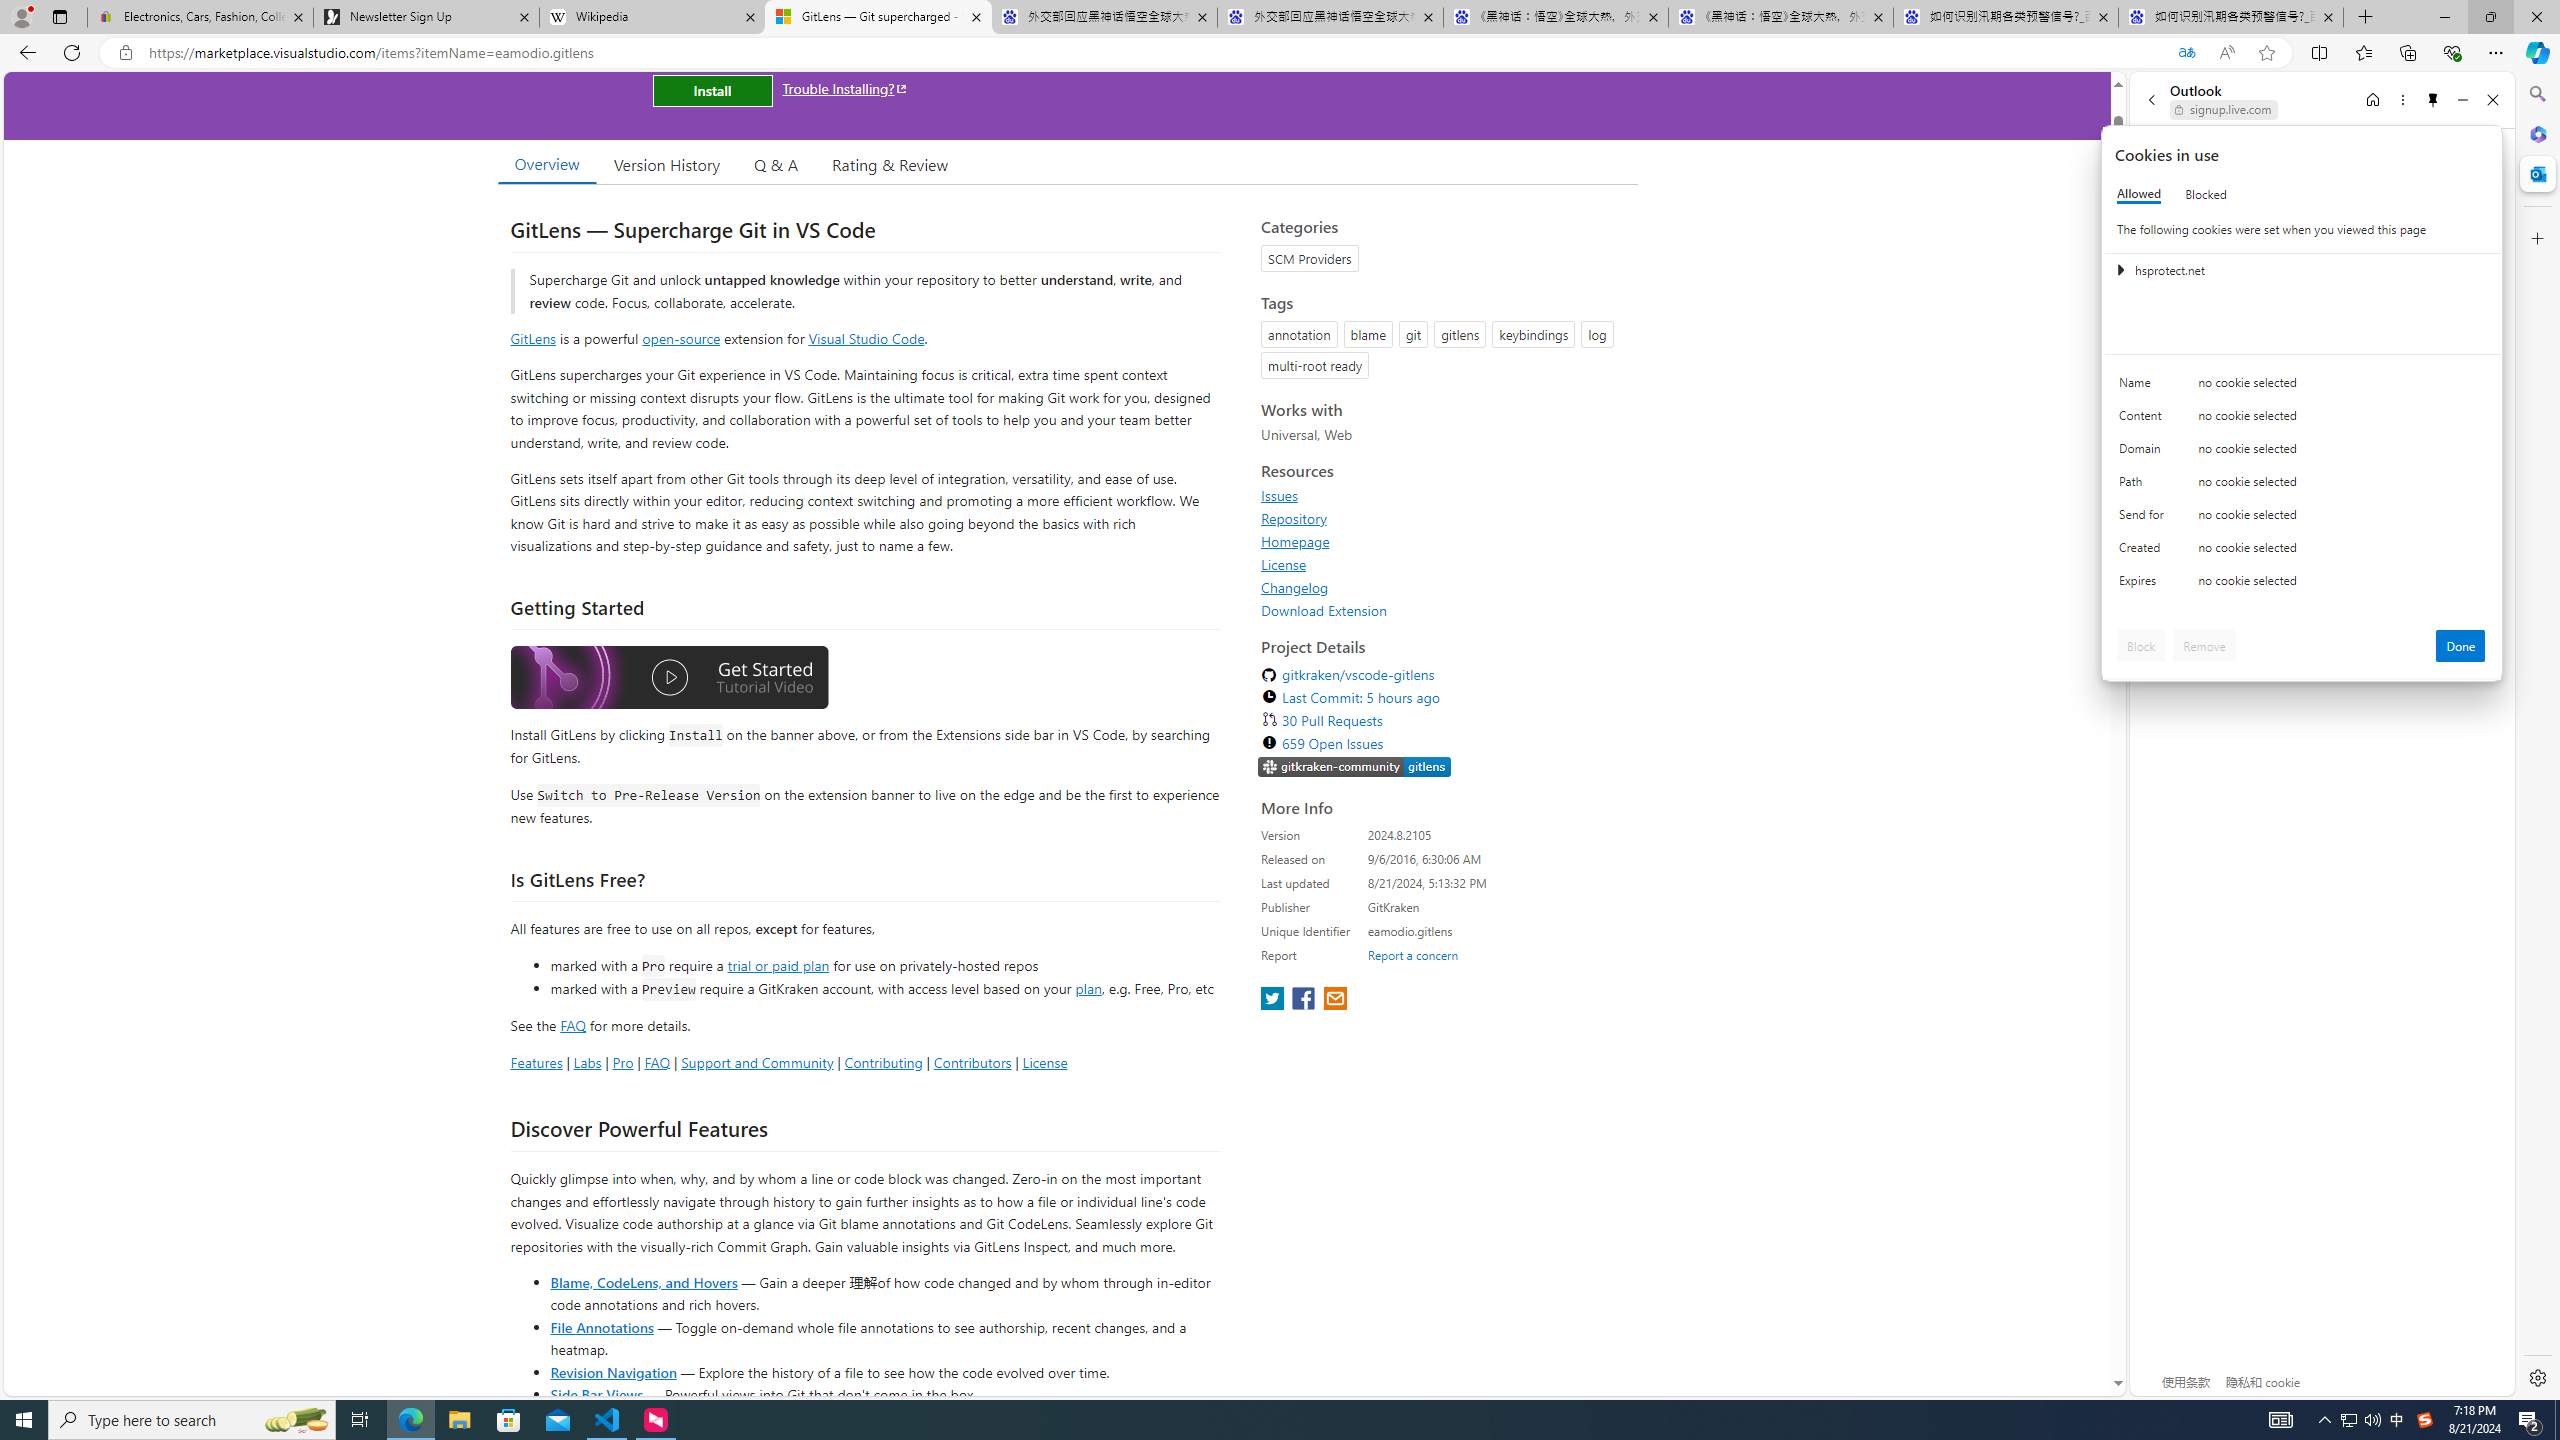 The image size is (2560, 1440). What do you see at coordinates (2302, 585) in the screenshot?
I see `'Class: c0153 c0157'` at bounding box center [2302, 585].